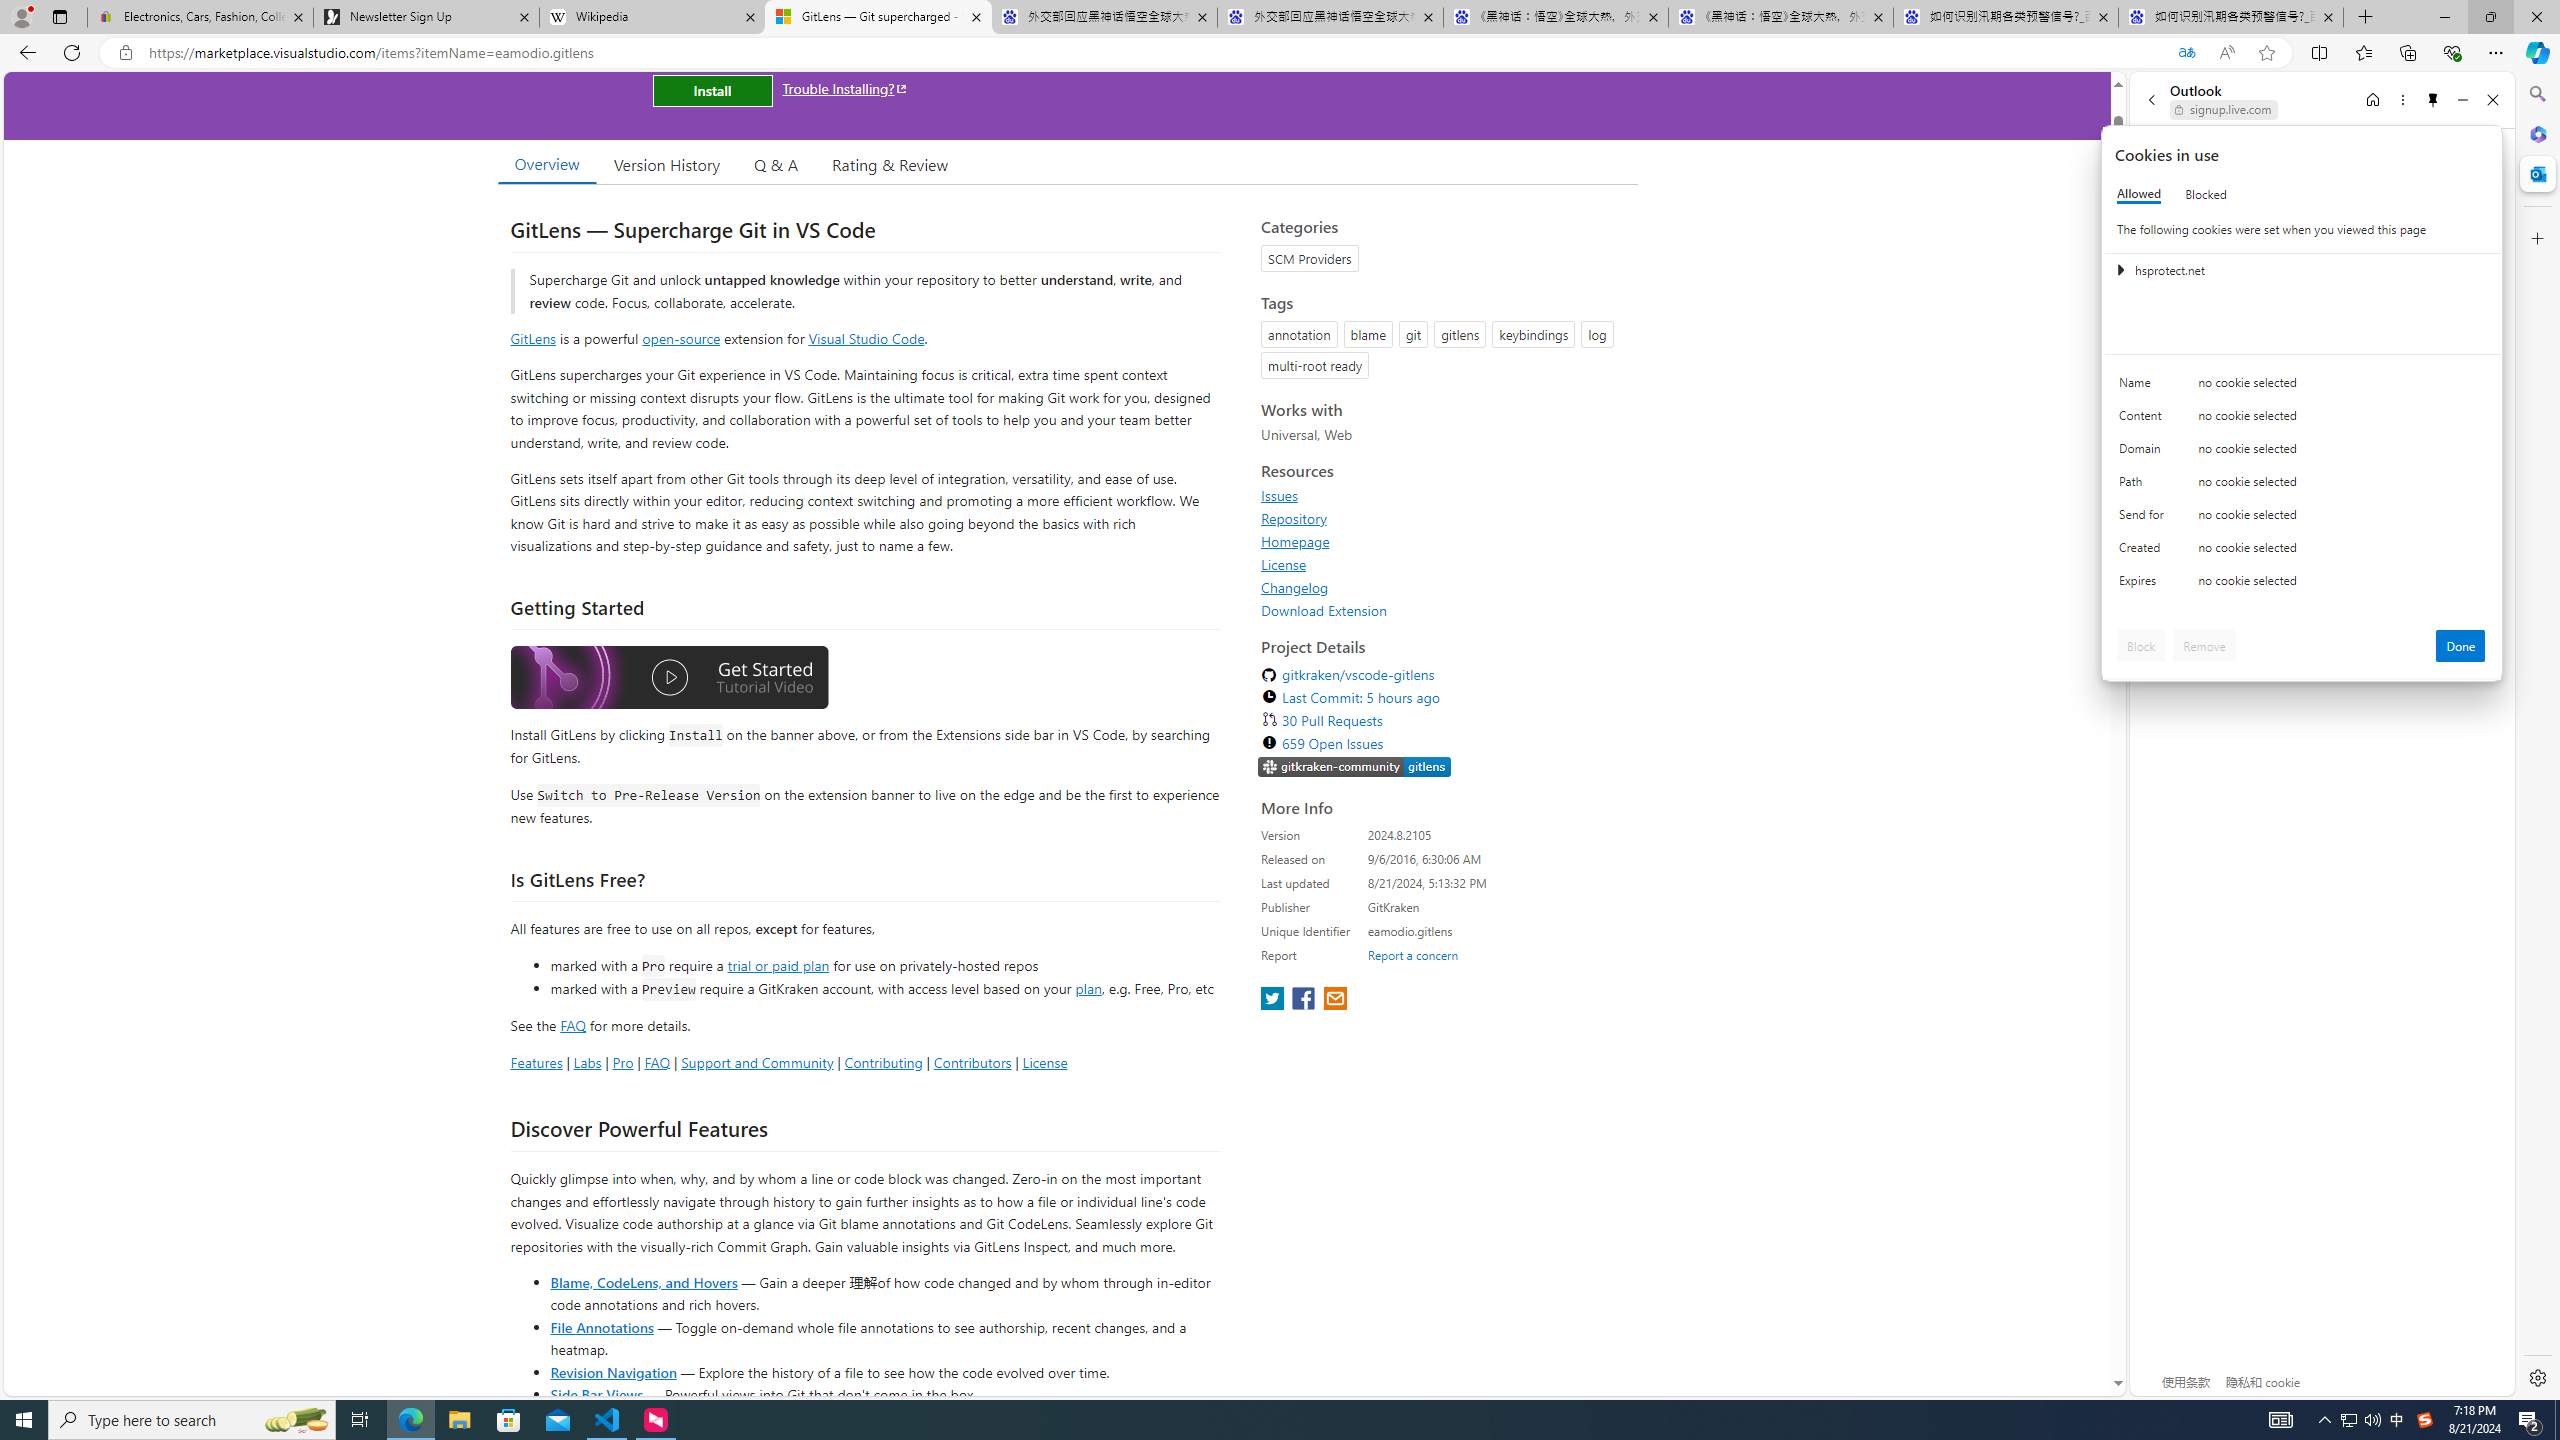 The image size is (2560, 1440). What do you see at coordinates (2302, 585) in the screenshot?
I see `'Class: c0153 c0157'` at bounding box center [2302, 585].